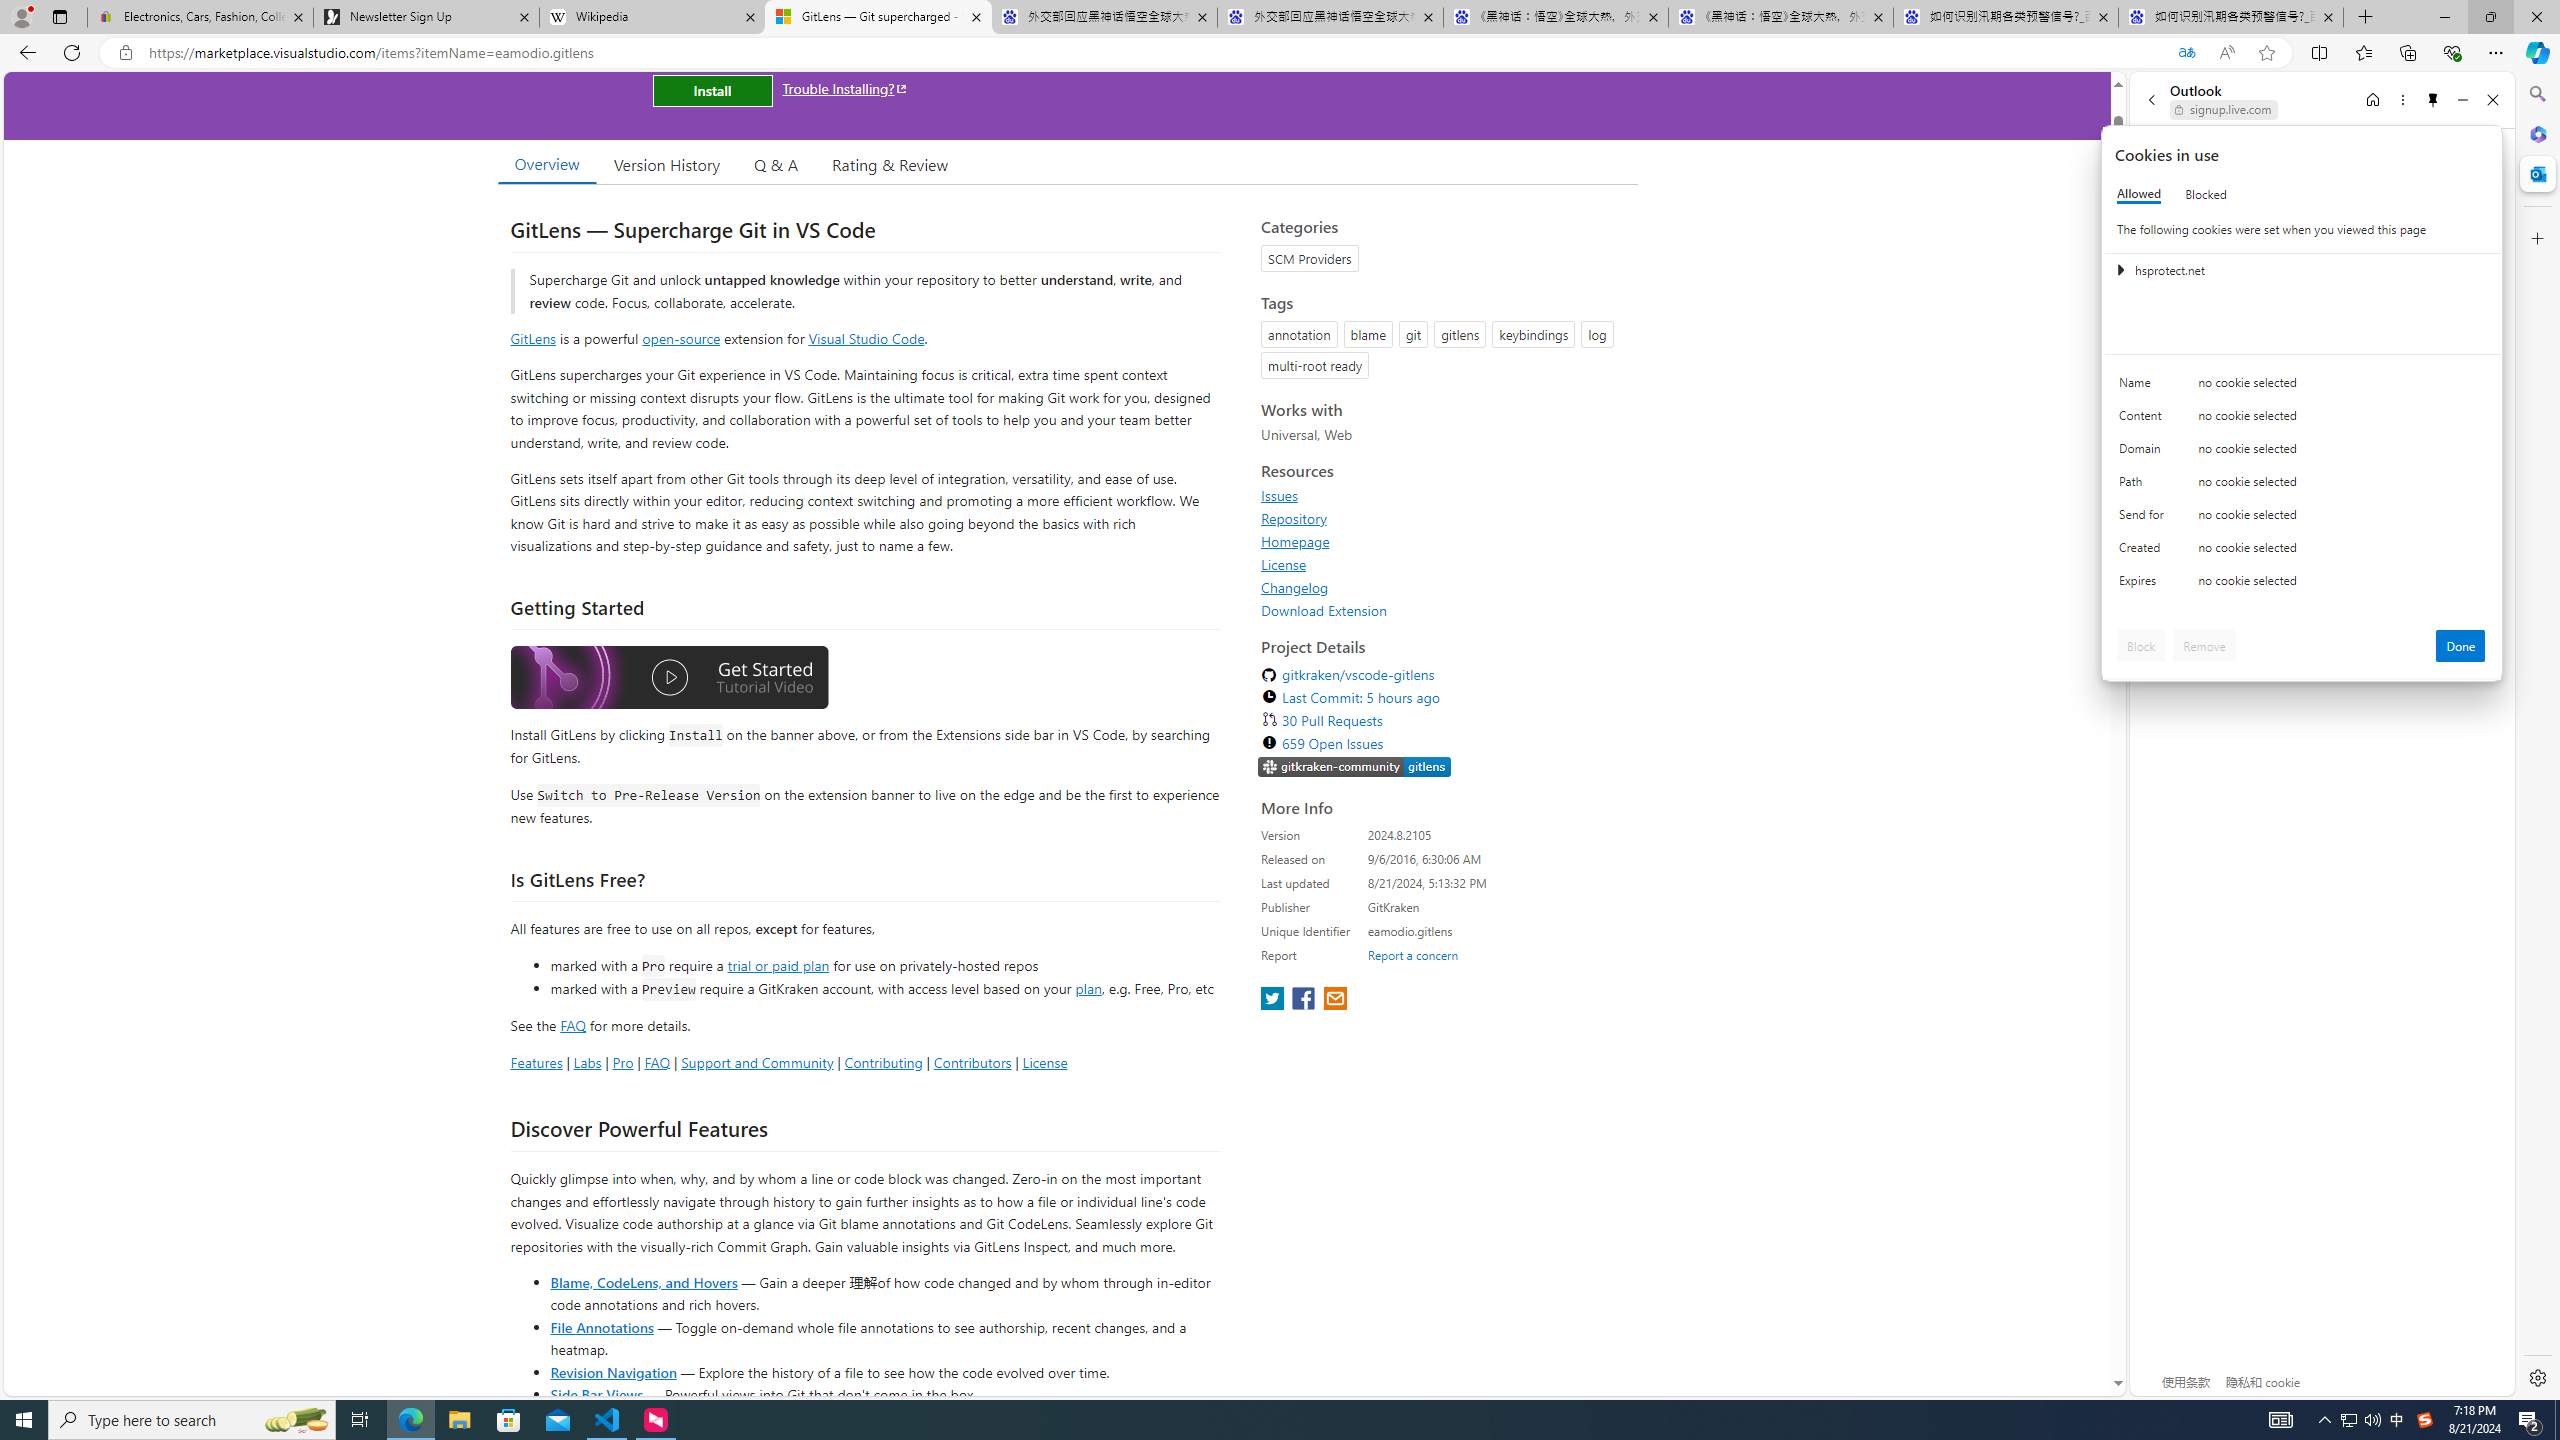 The image size is (2560, 1440). What do you see at coordinates (2302, 585) in the screenshot?
I see `'Class: c0153 c0157'` at bounding box center [2302, 585].